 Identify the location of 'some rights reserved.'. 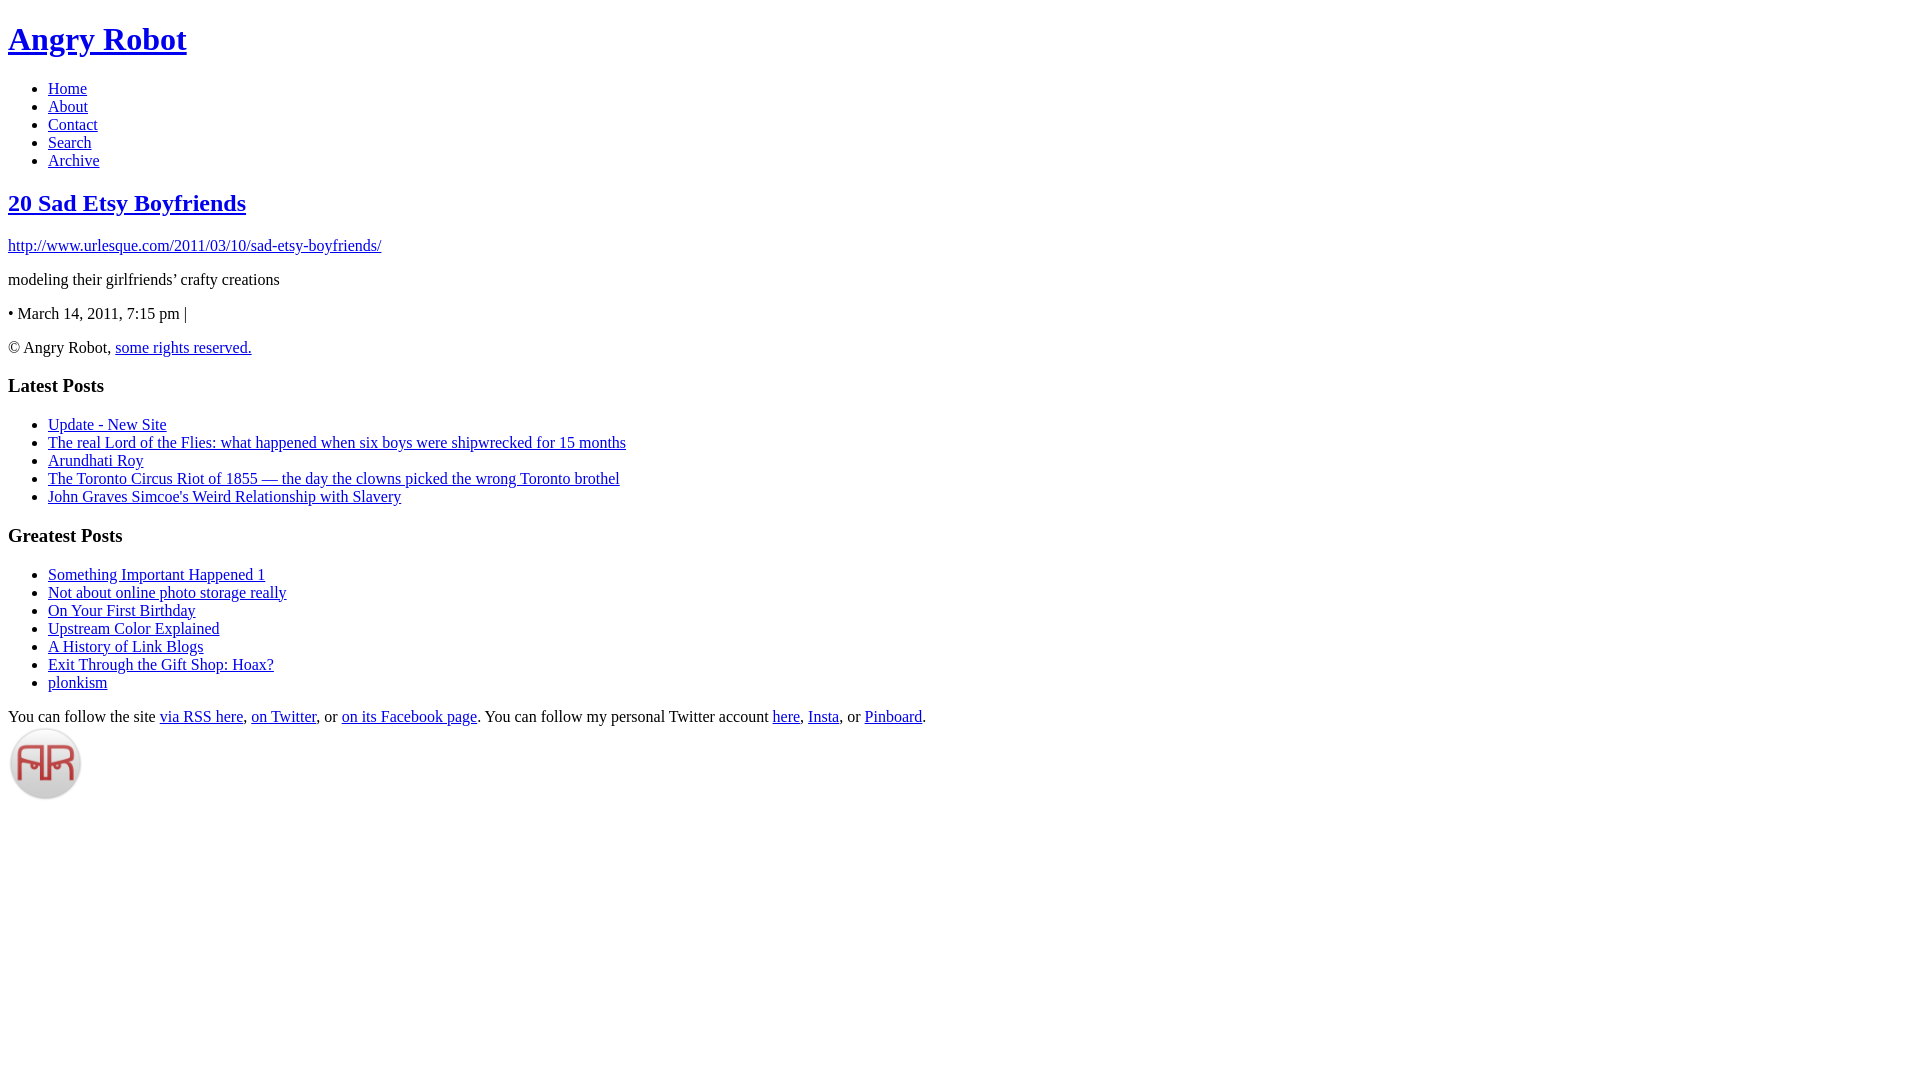
(114, 346).